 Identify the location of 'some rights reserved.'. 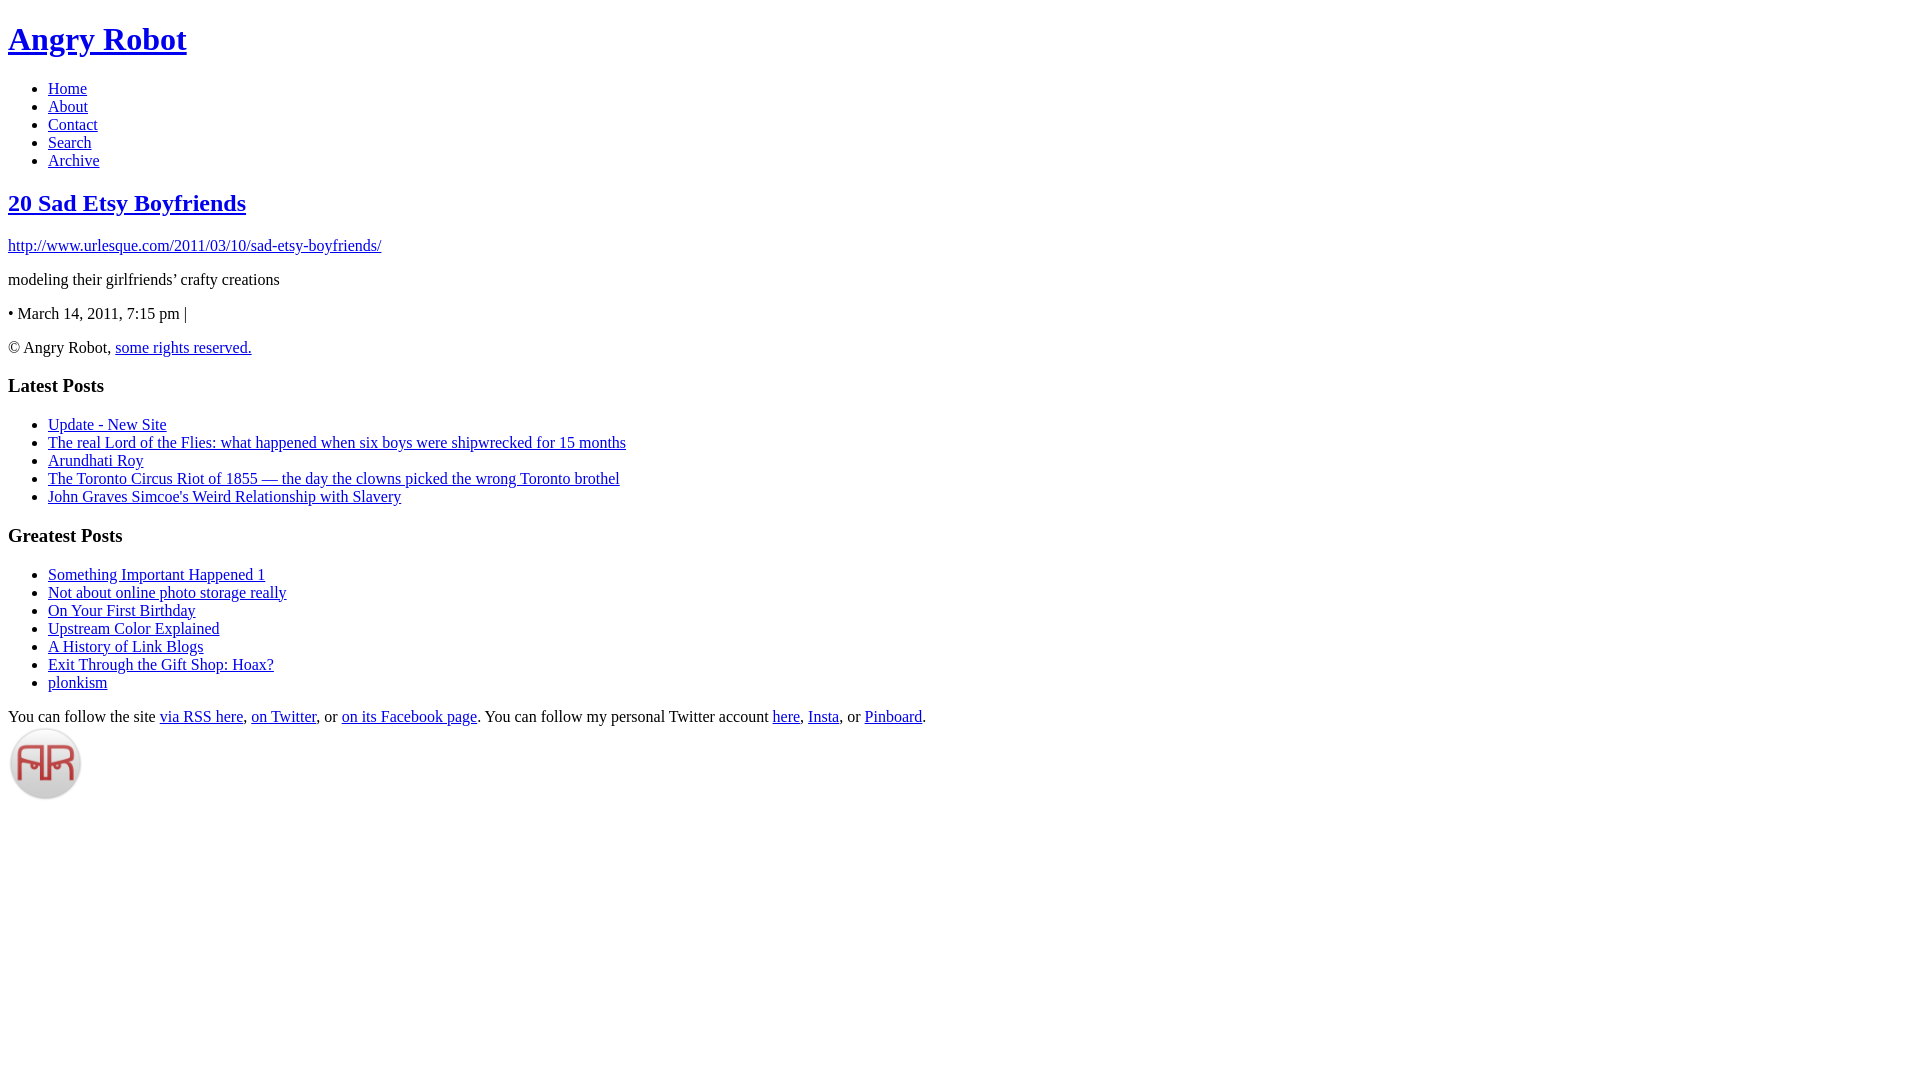
(114, 346).